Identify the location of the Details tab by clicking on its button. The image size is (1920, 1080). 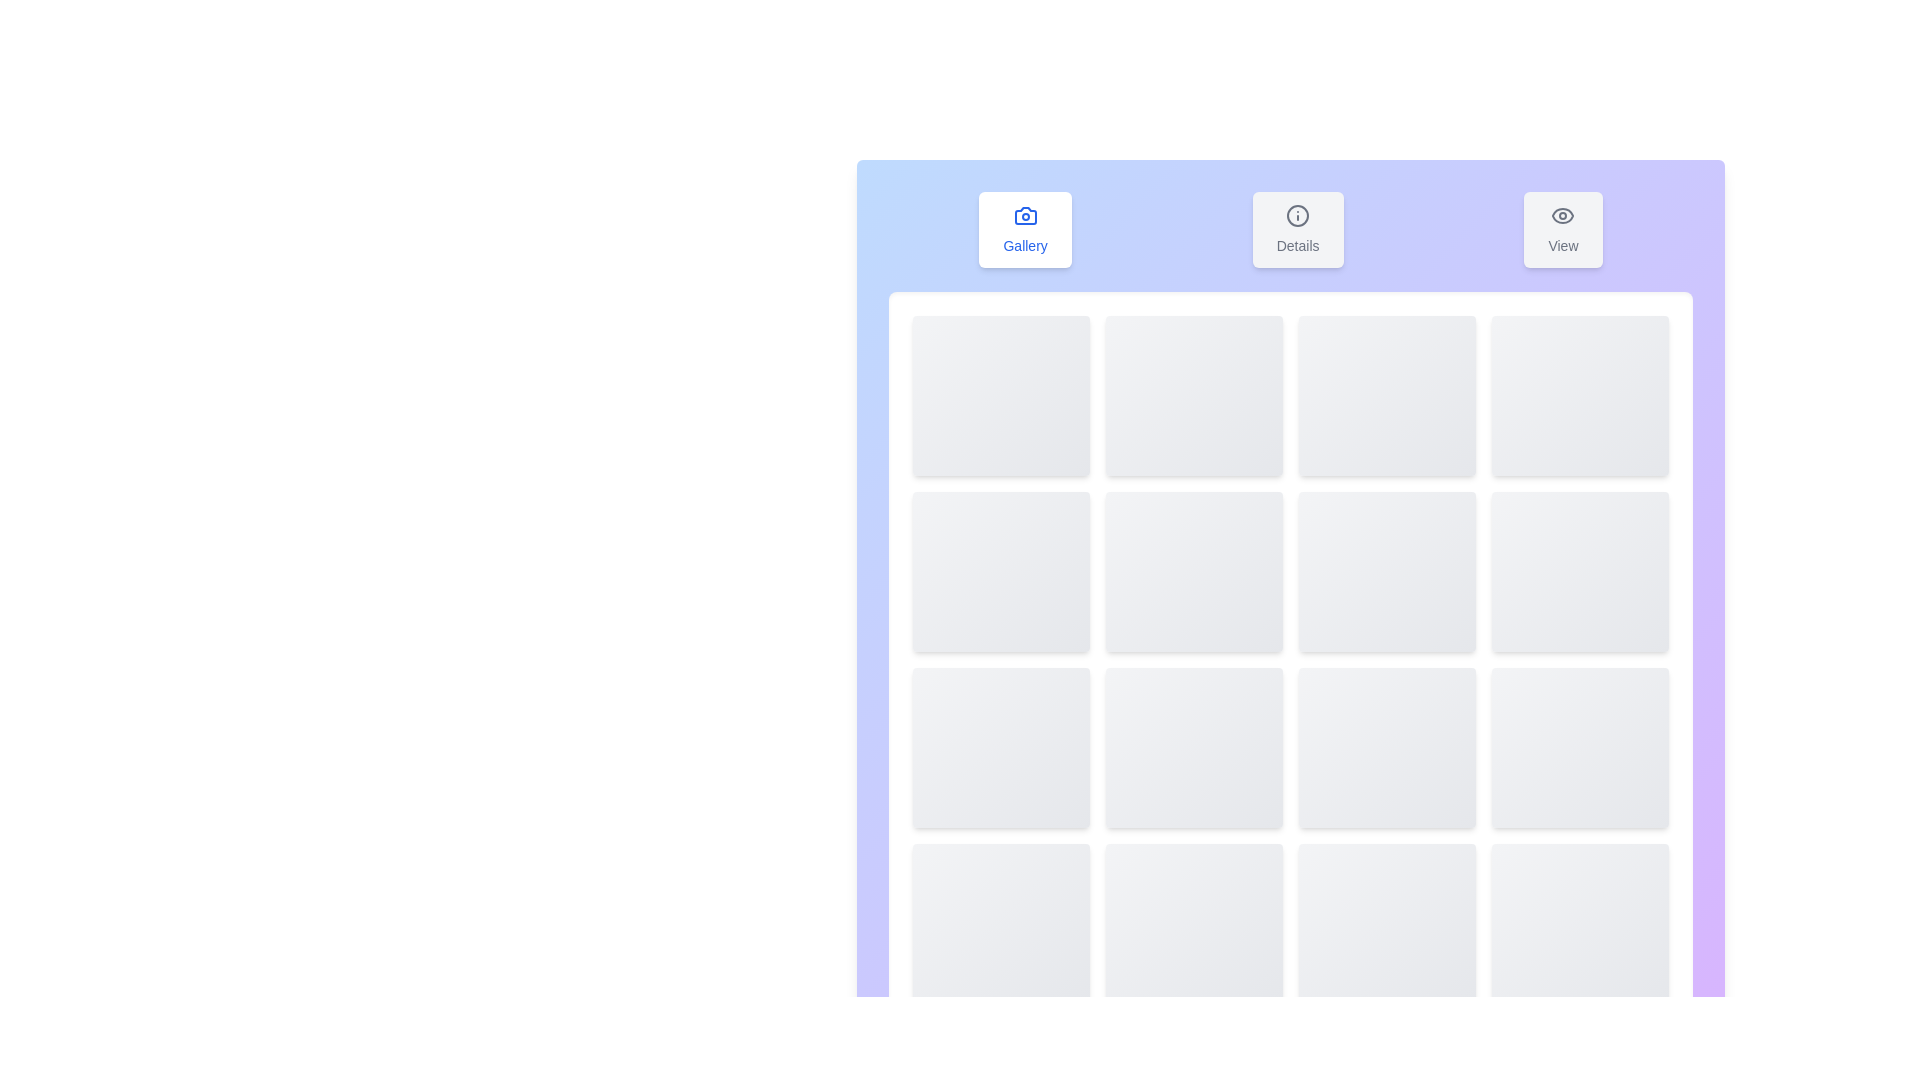
(1298, 229).